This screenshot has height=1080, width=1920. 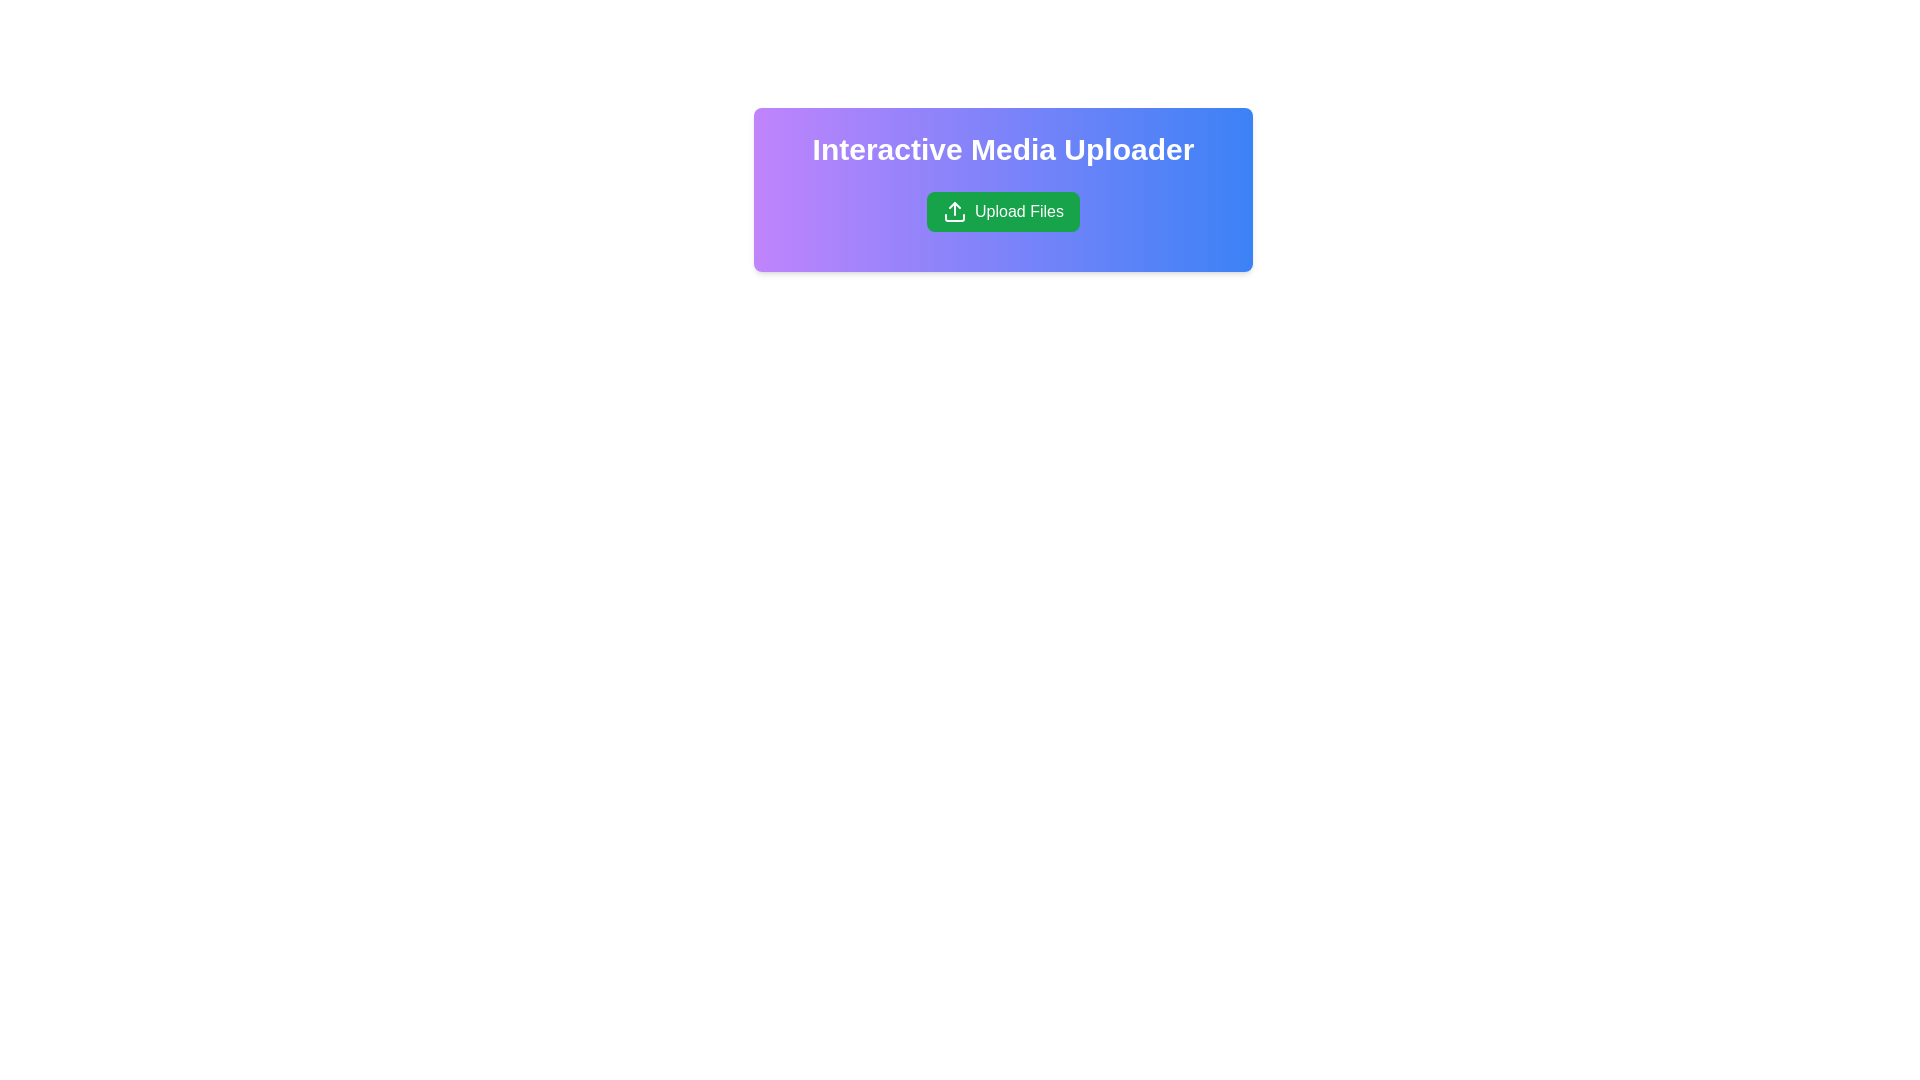 I want to click on the 'Upload Files' button, which is a horizontally rectangular button with a green background and a white upload icon, to initiate file upload, so click(x=1003, y=212).